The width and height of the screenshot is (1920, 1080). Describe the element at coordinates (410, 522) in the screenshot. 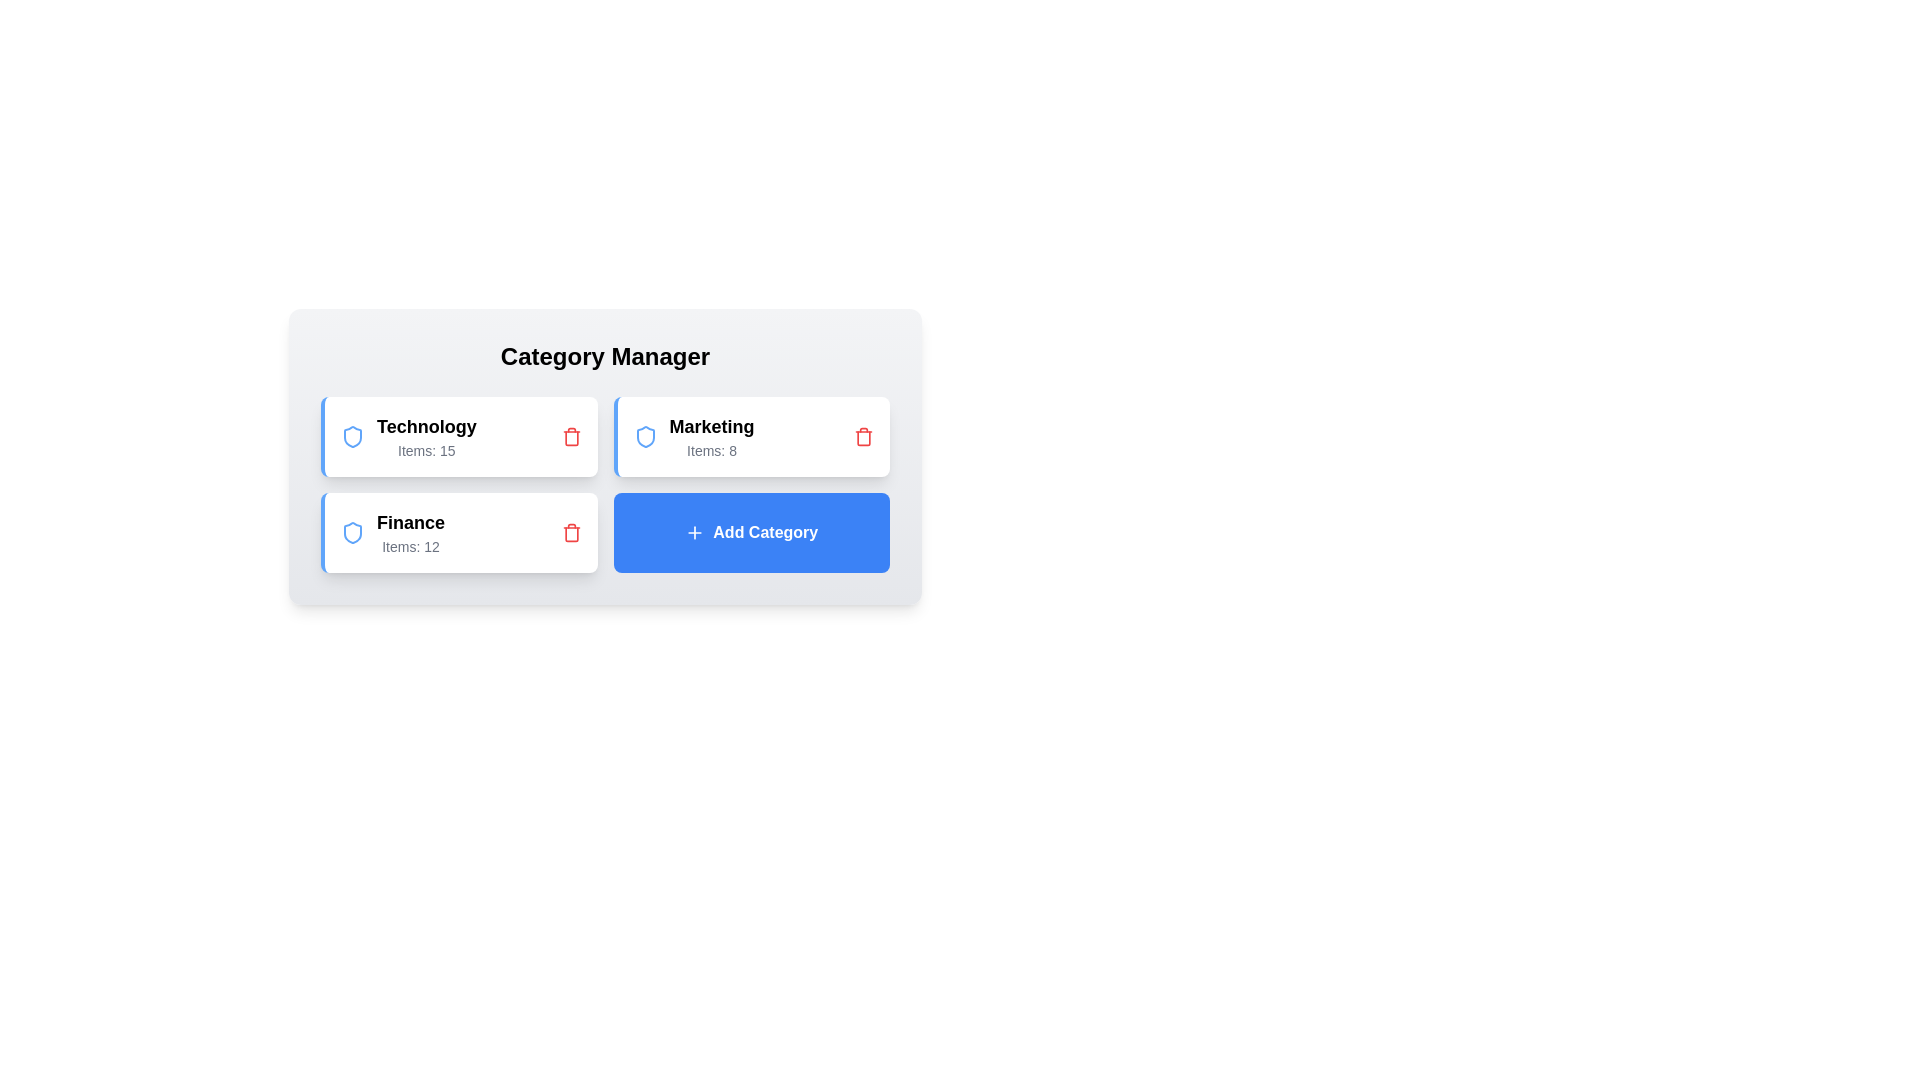

I see `the category name Finance to select it` at that location.